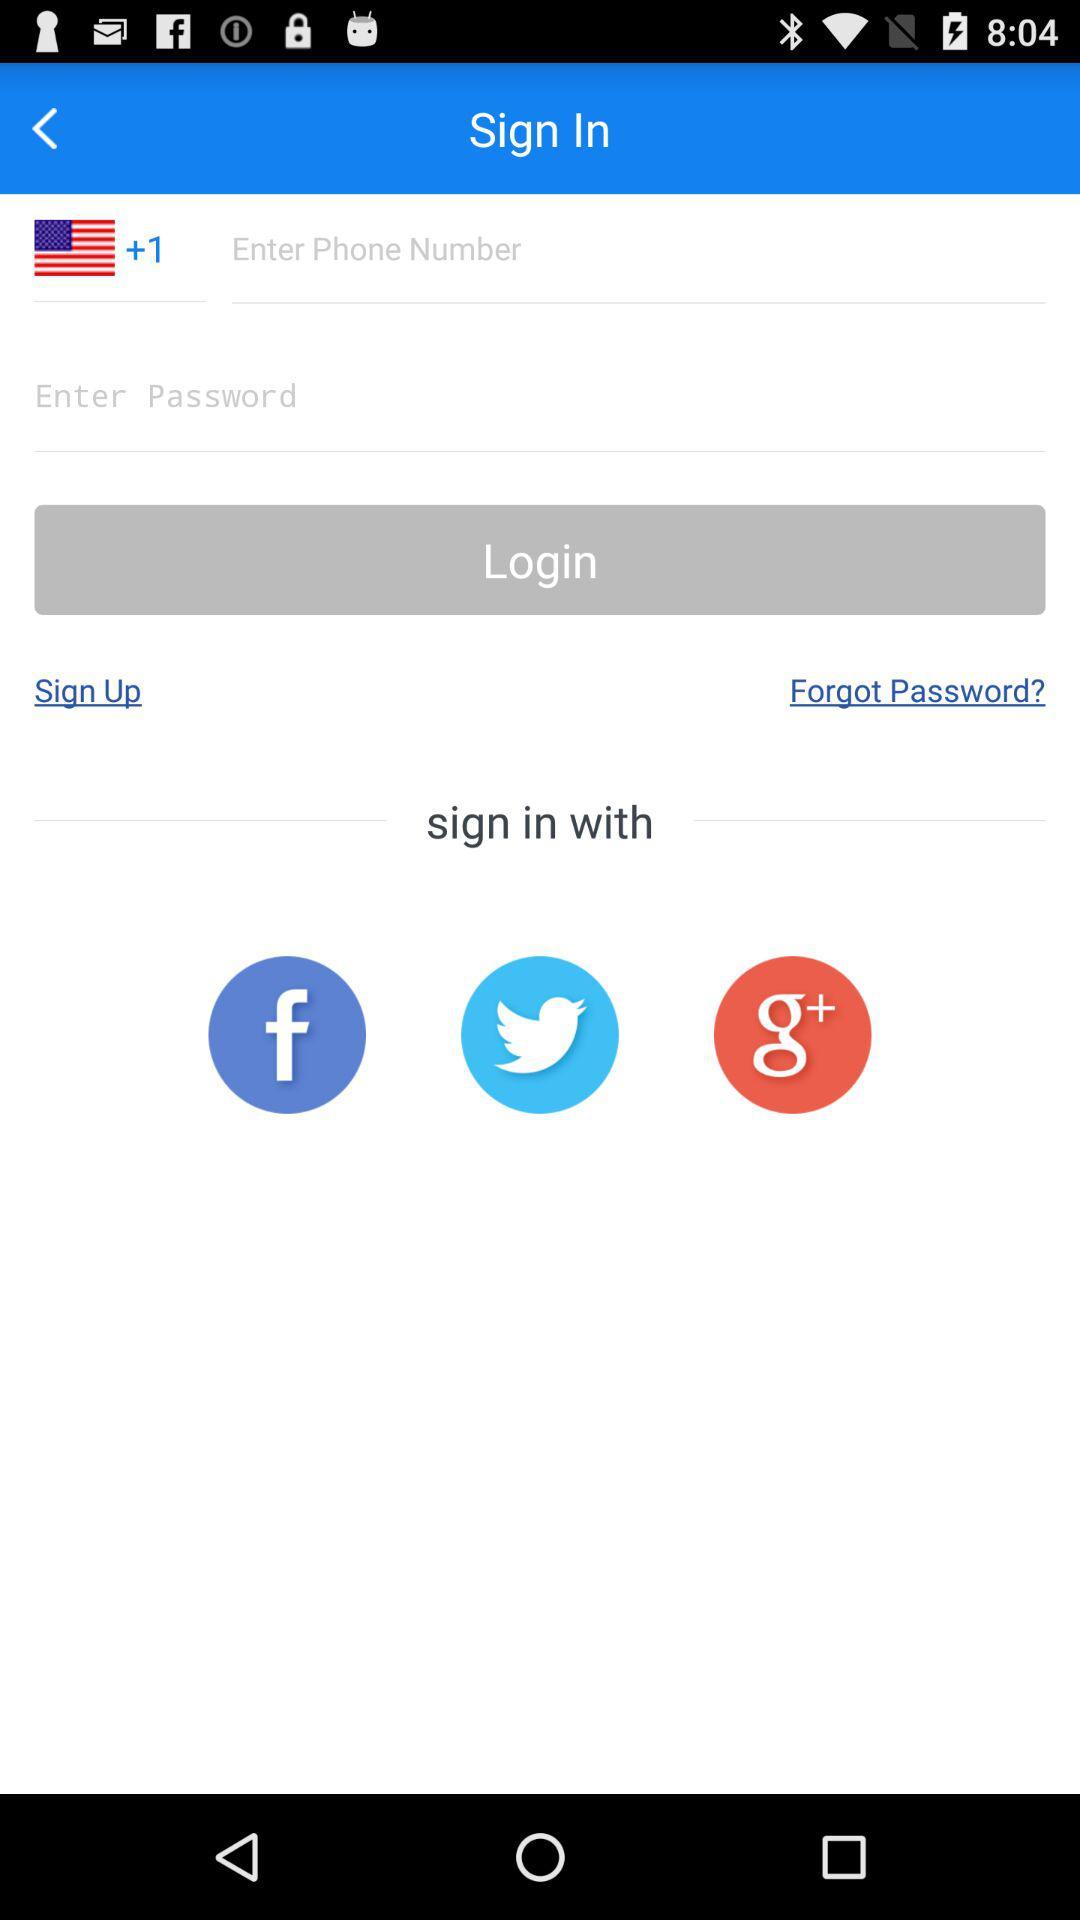  I want to click on the icon next to forgot password? icon, so click(87, 689).